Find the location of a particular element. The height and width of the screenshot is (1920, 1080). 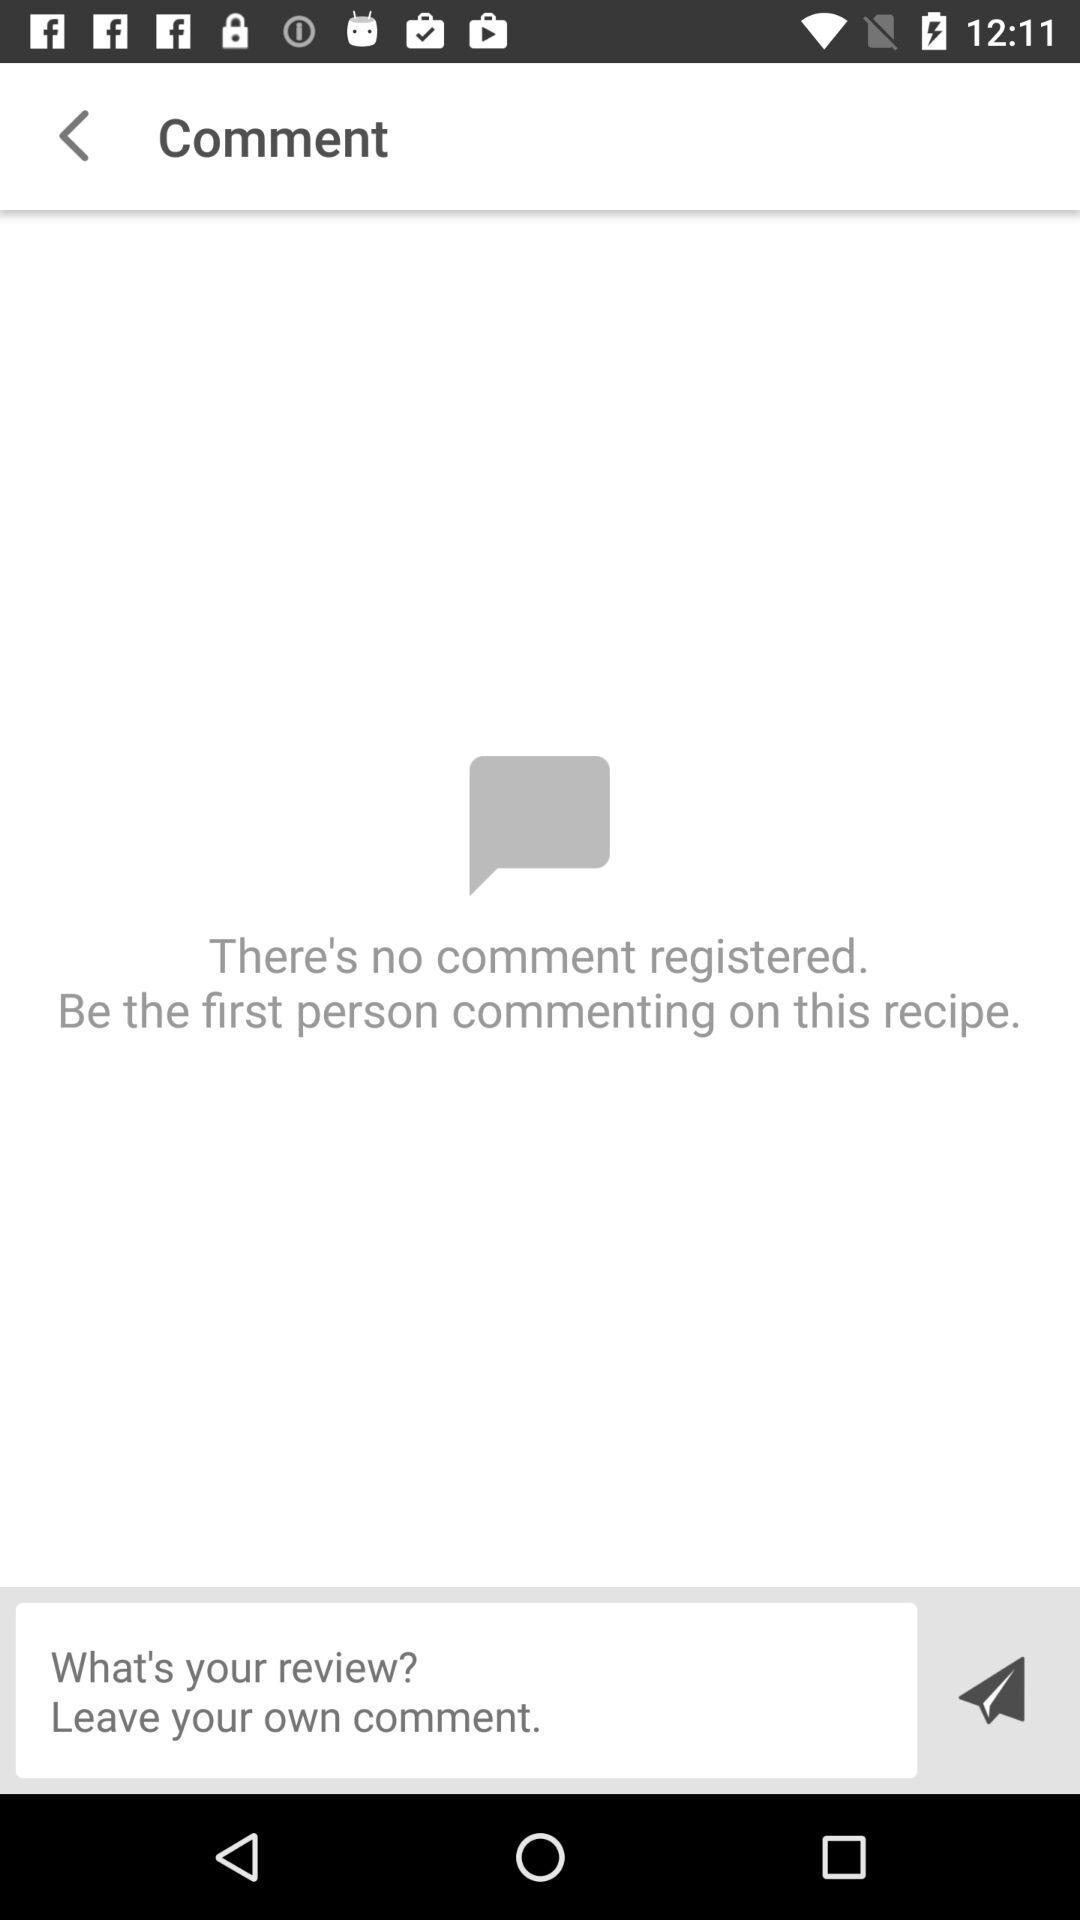

your review is located at coordinates (466, 1689).